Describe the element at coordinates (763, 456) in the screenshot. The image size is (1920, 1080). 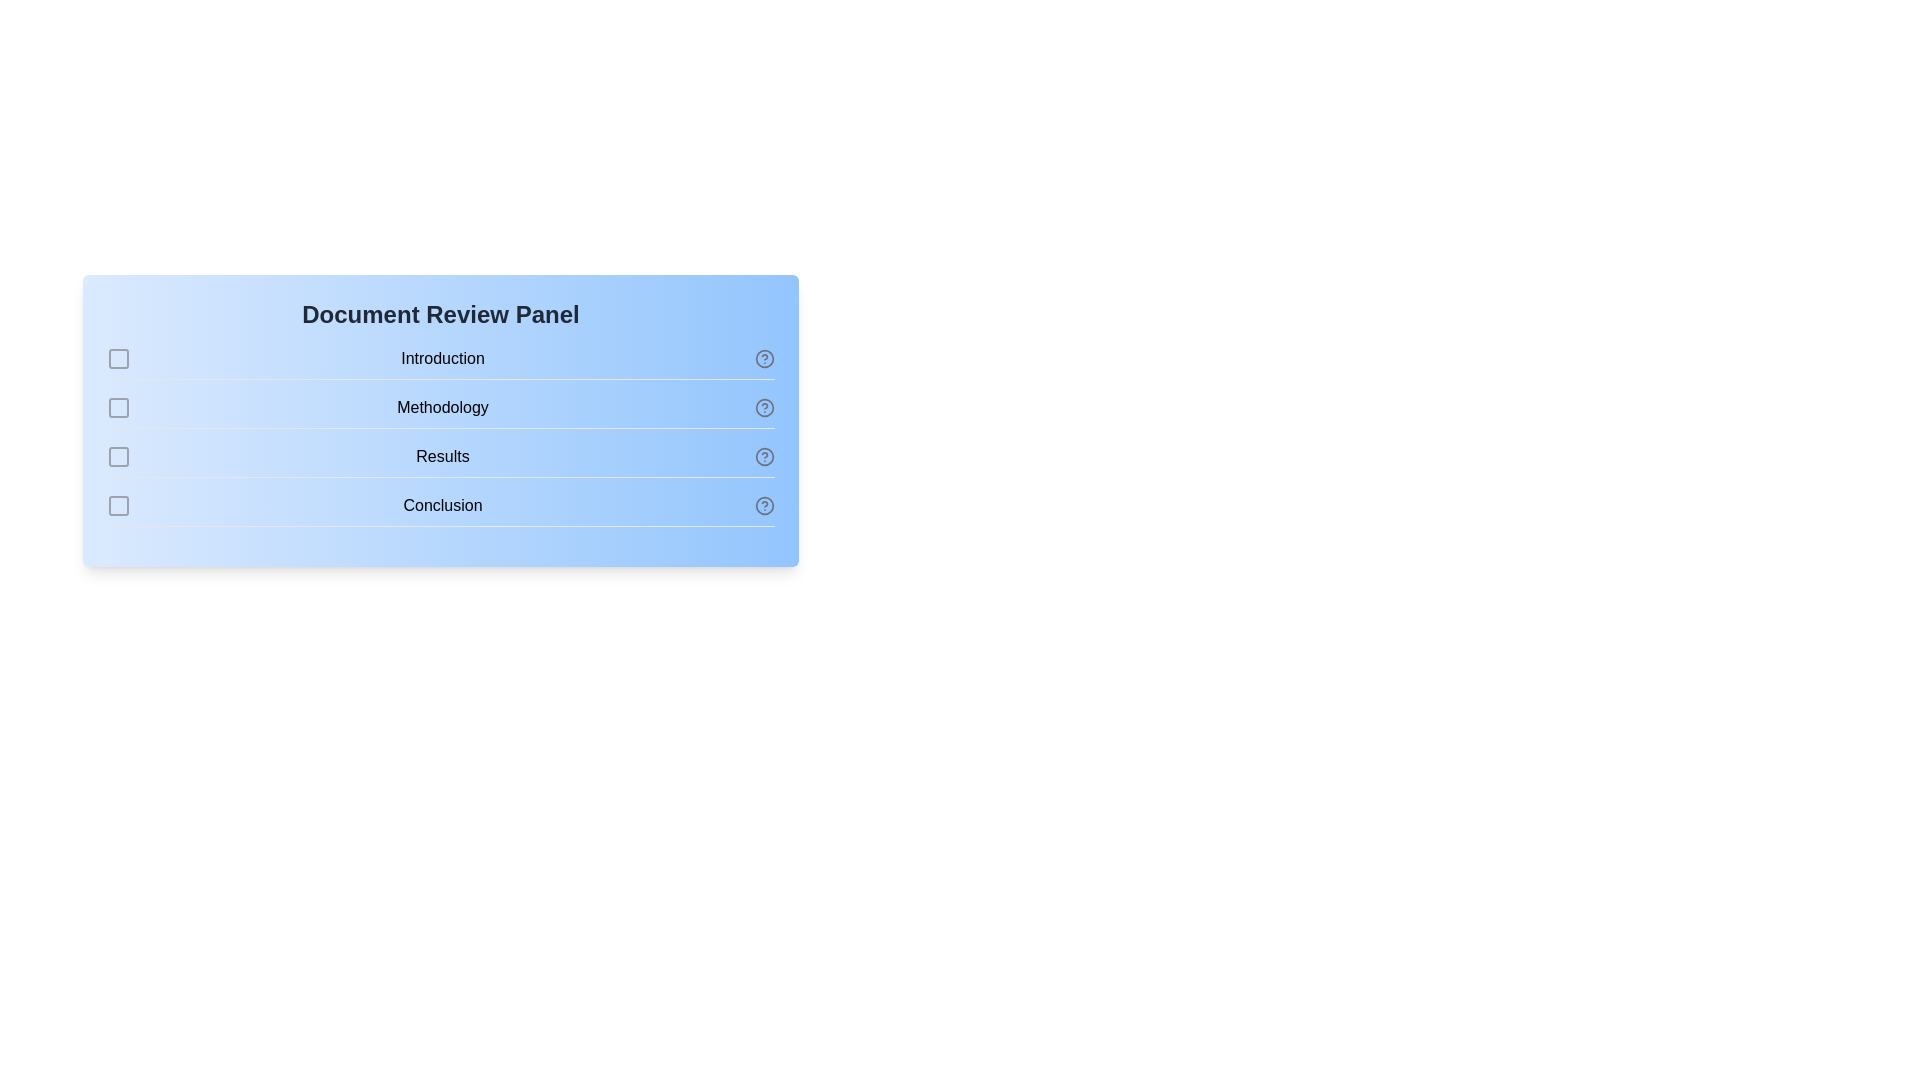
I see `the information icon for the Results section to view its tooltip` at that location.